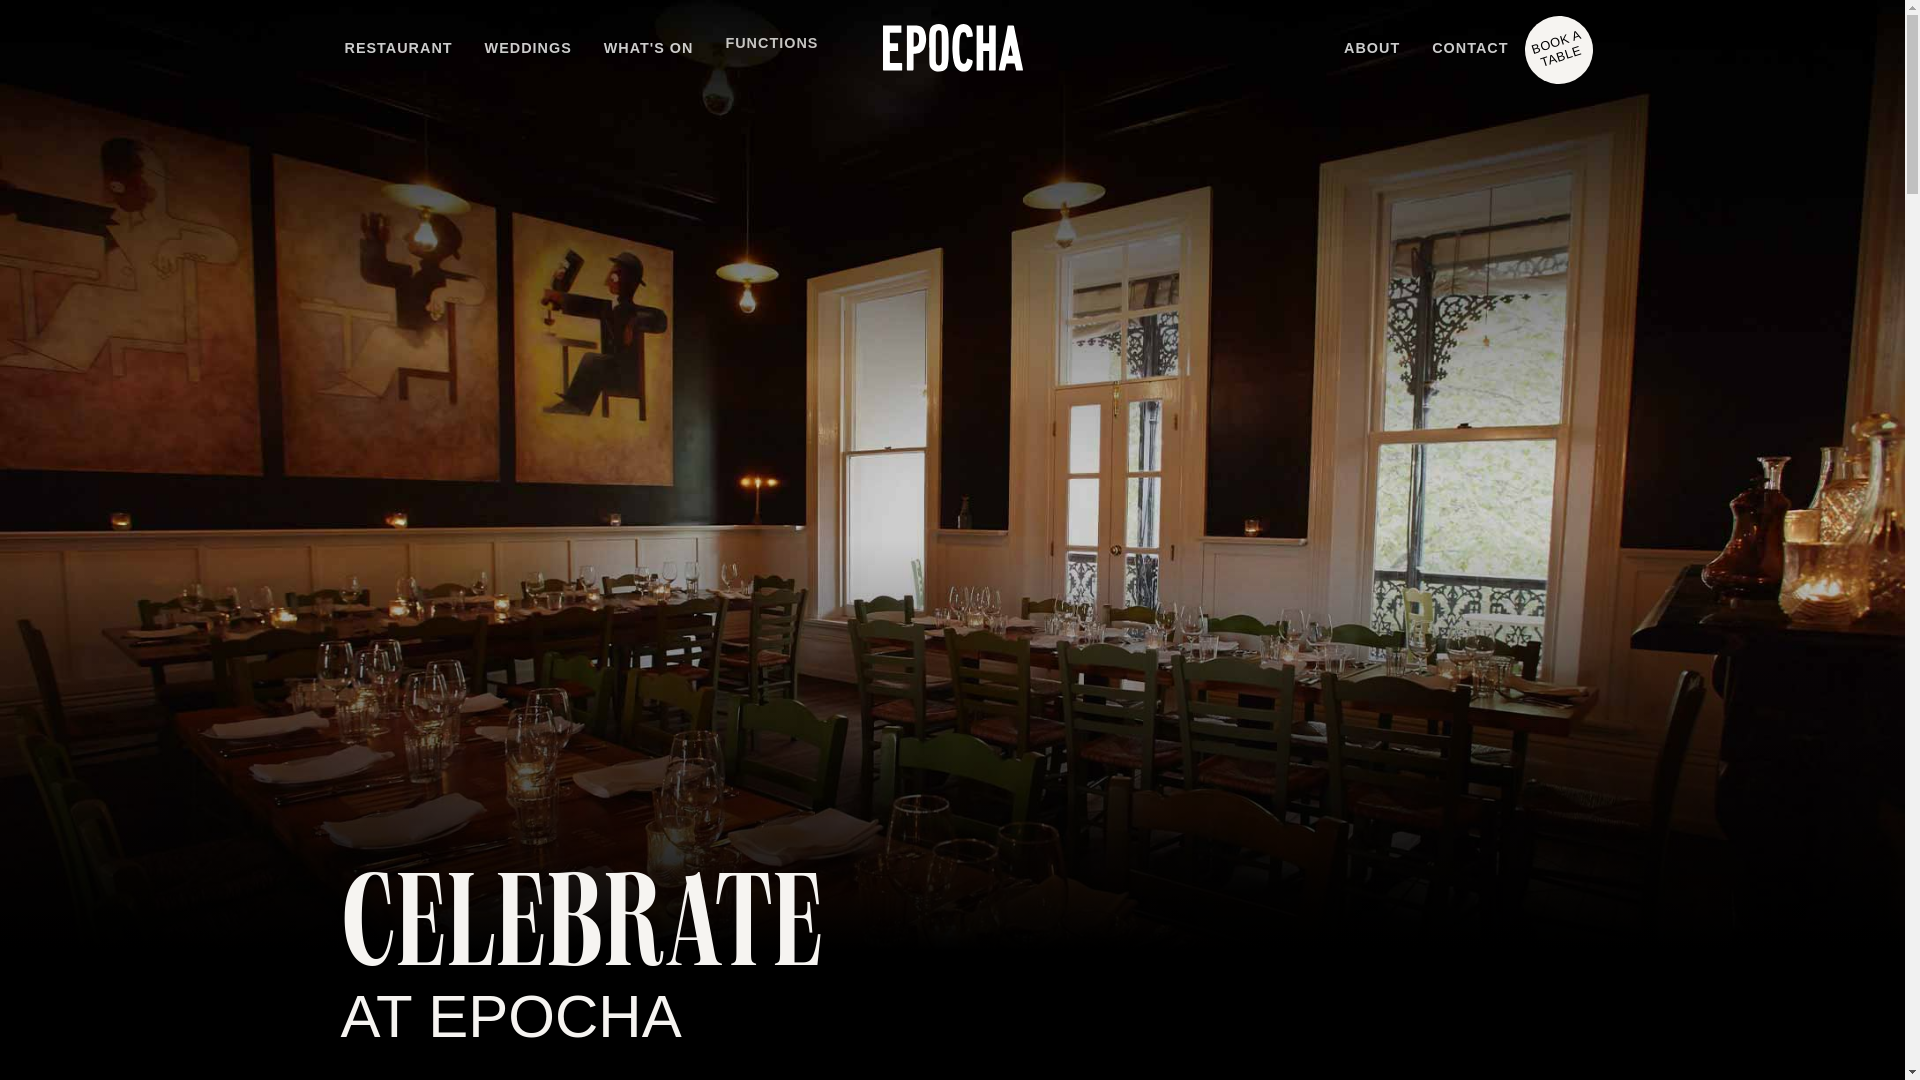 The width and height of the screenshot is (1920, 1080). I want to click on 'RESTAURANT', so click(398, 49).